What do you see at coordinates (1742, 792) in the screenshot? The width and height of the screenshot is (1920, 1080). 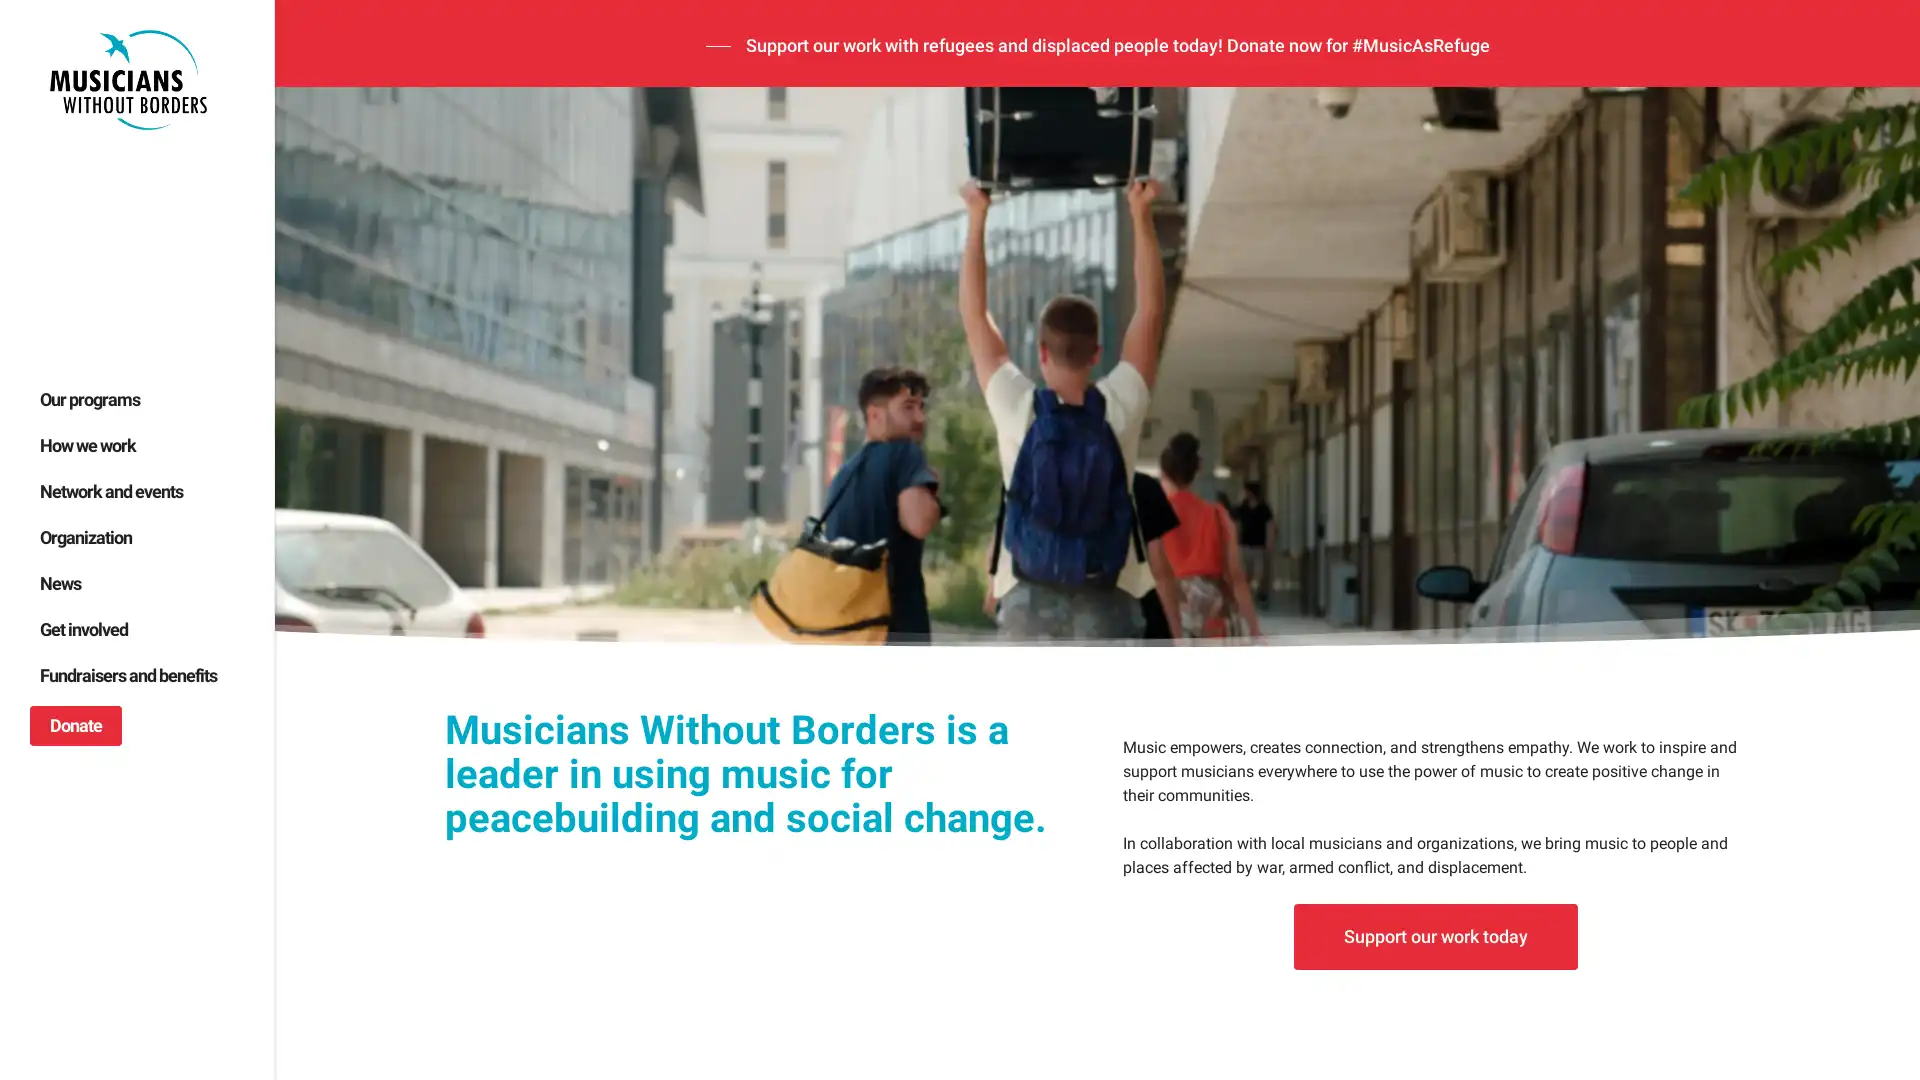 I see `mute` at bounding box center [1742, 792].